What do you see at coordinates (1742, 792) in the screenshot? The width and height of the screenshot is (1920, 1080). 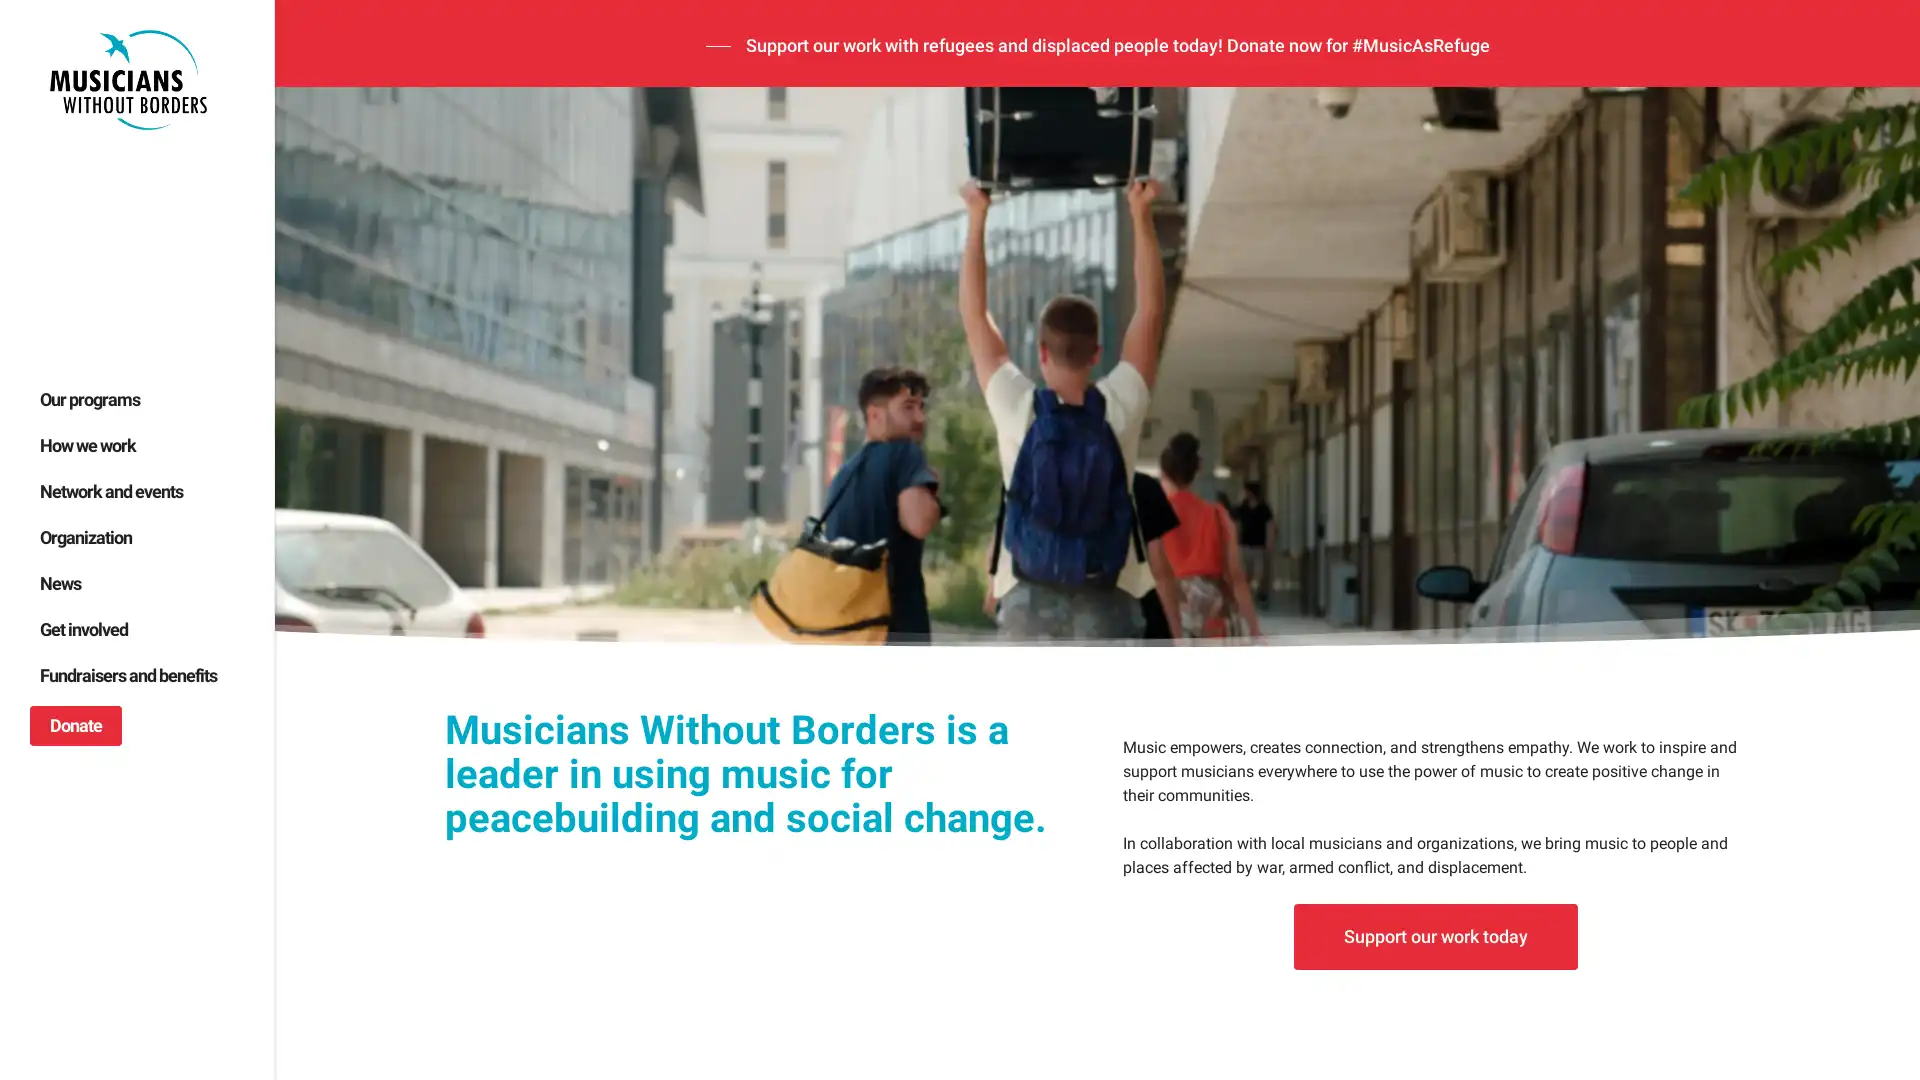 I see `mute` at bounding box center [1742, 792].